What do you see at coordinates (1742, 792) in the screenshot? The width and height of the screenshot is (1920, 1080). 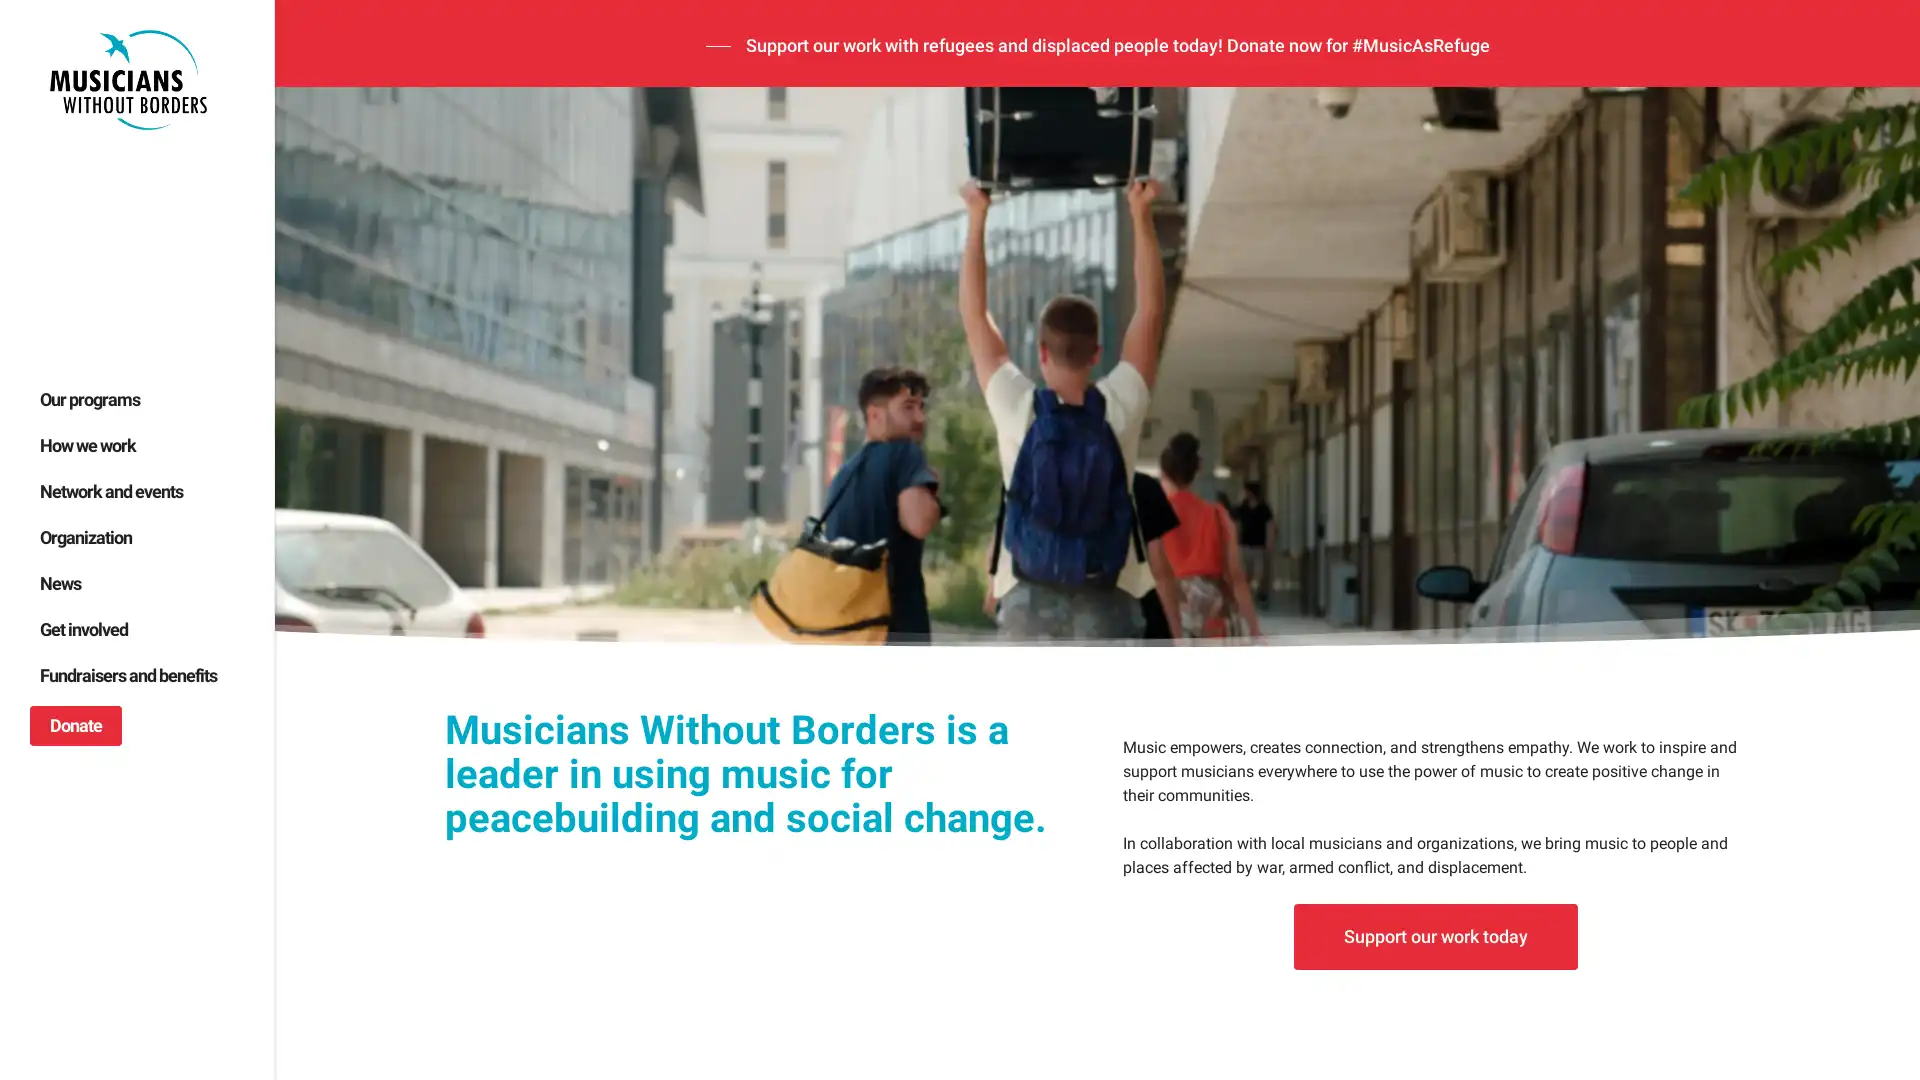 I see `mute` at bounding box center [1742, 792].